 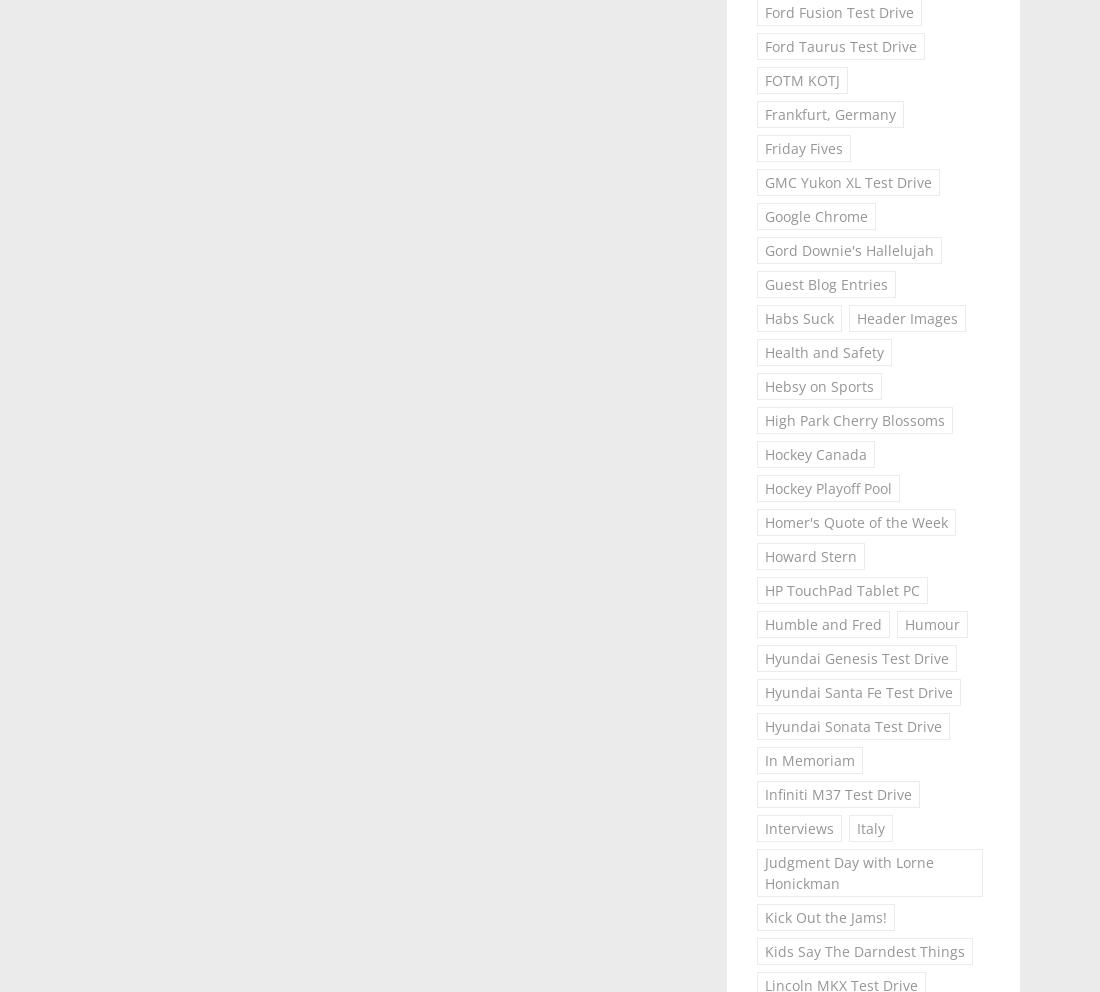 What do you see at coordinates (847, 872) in the screenshot?
I see `'Judgment Day with Lorne Honickman'` at bounding box center [847, 872].